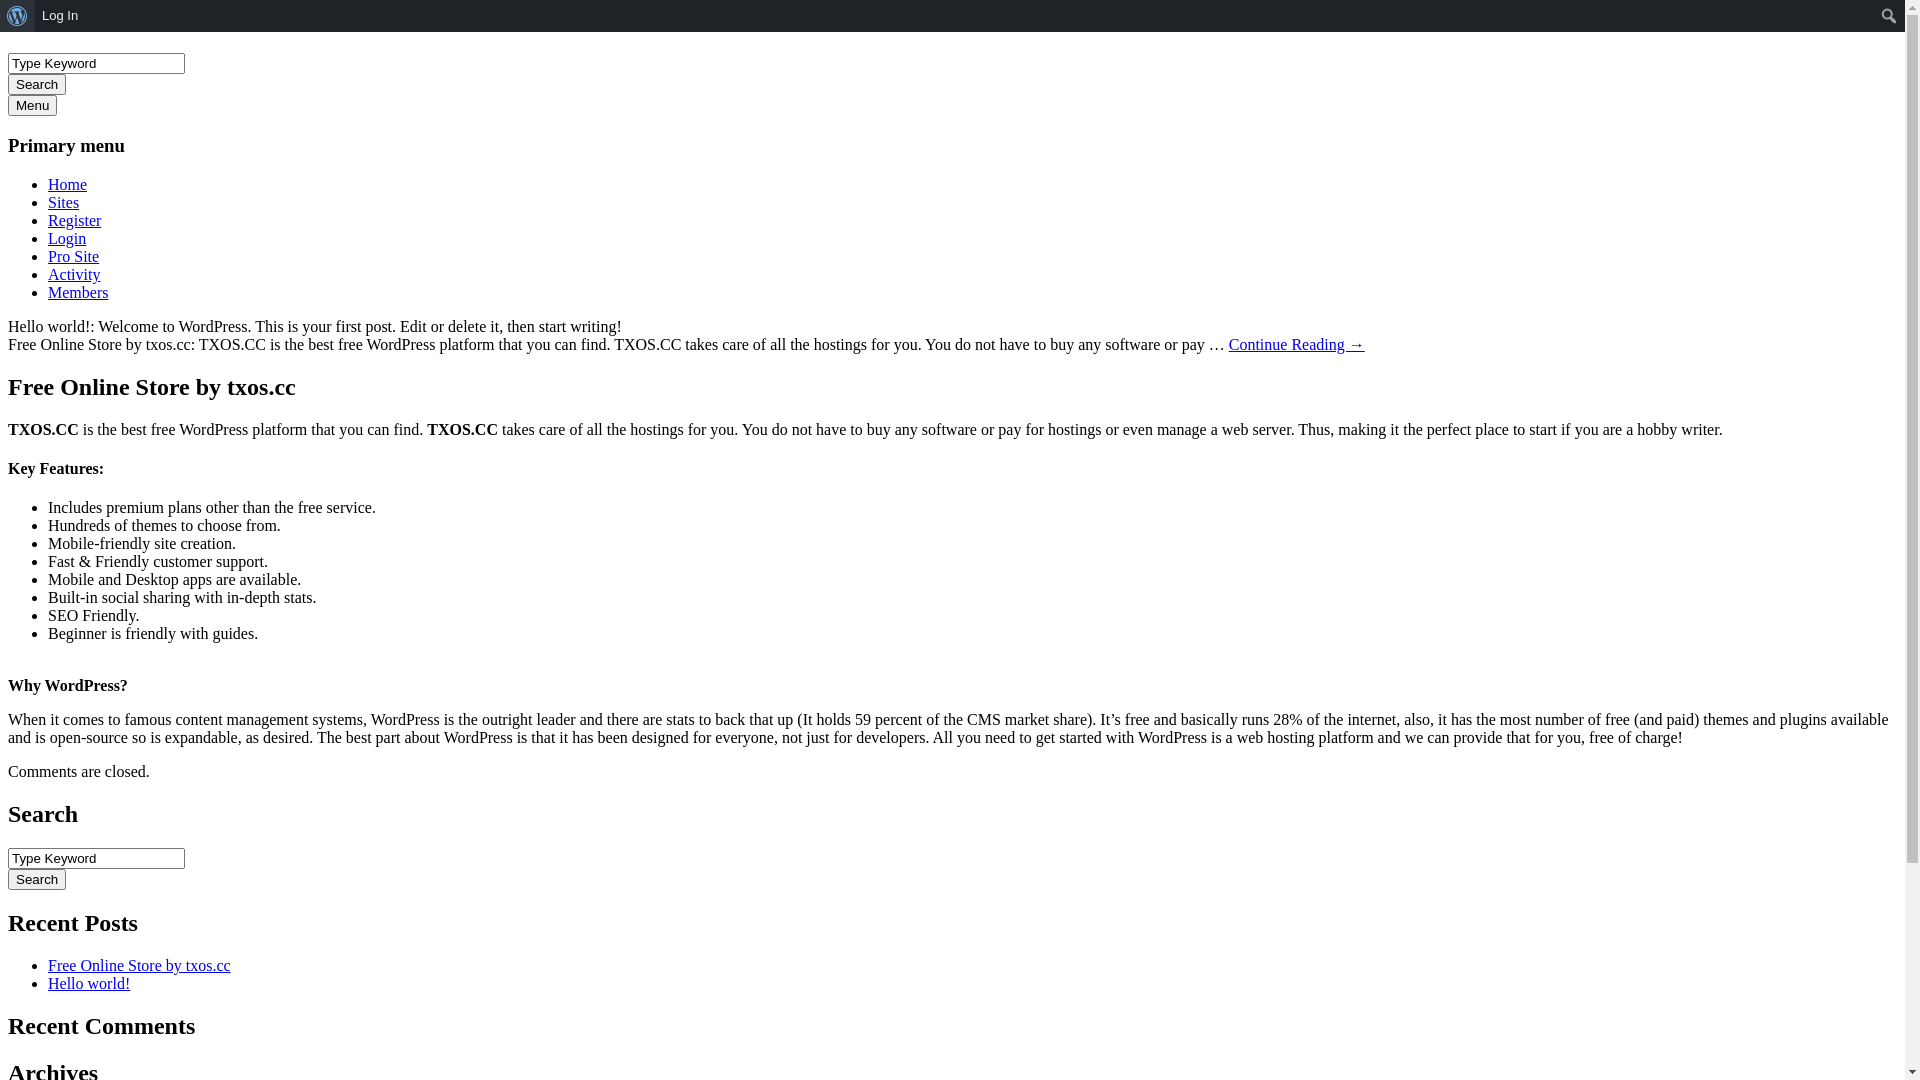 Image resolution: width=1920 pixels, height=1080 pixels. I want to click on 'Sites', so click(48, 202).